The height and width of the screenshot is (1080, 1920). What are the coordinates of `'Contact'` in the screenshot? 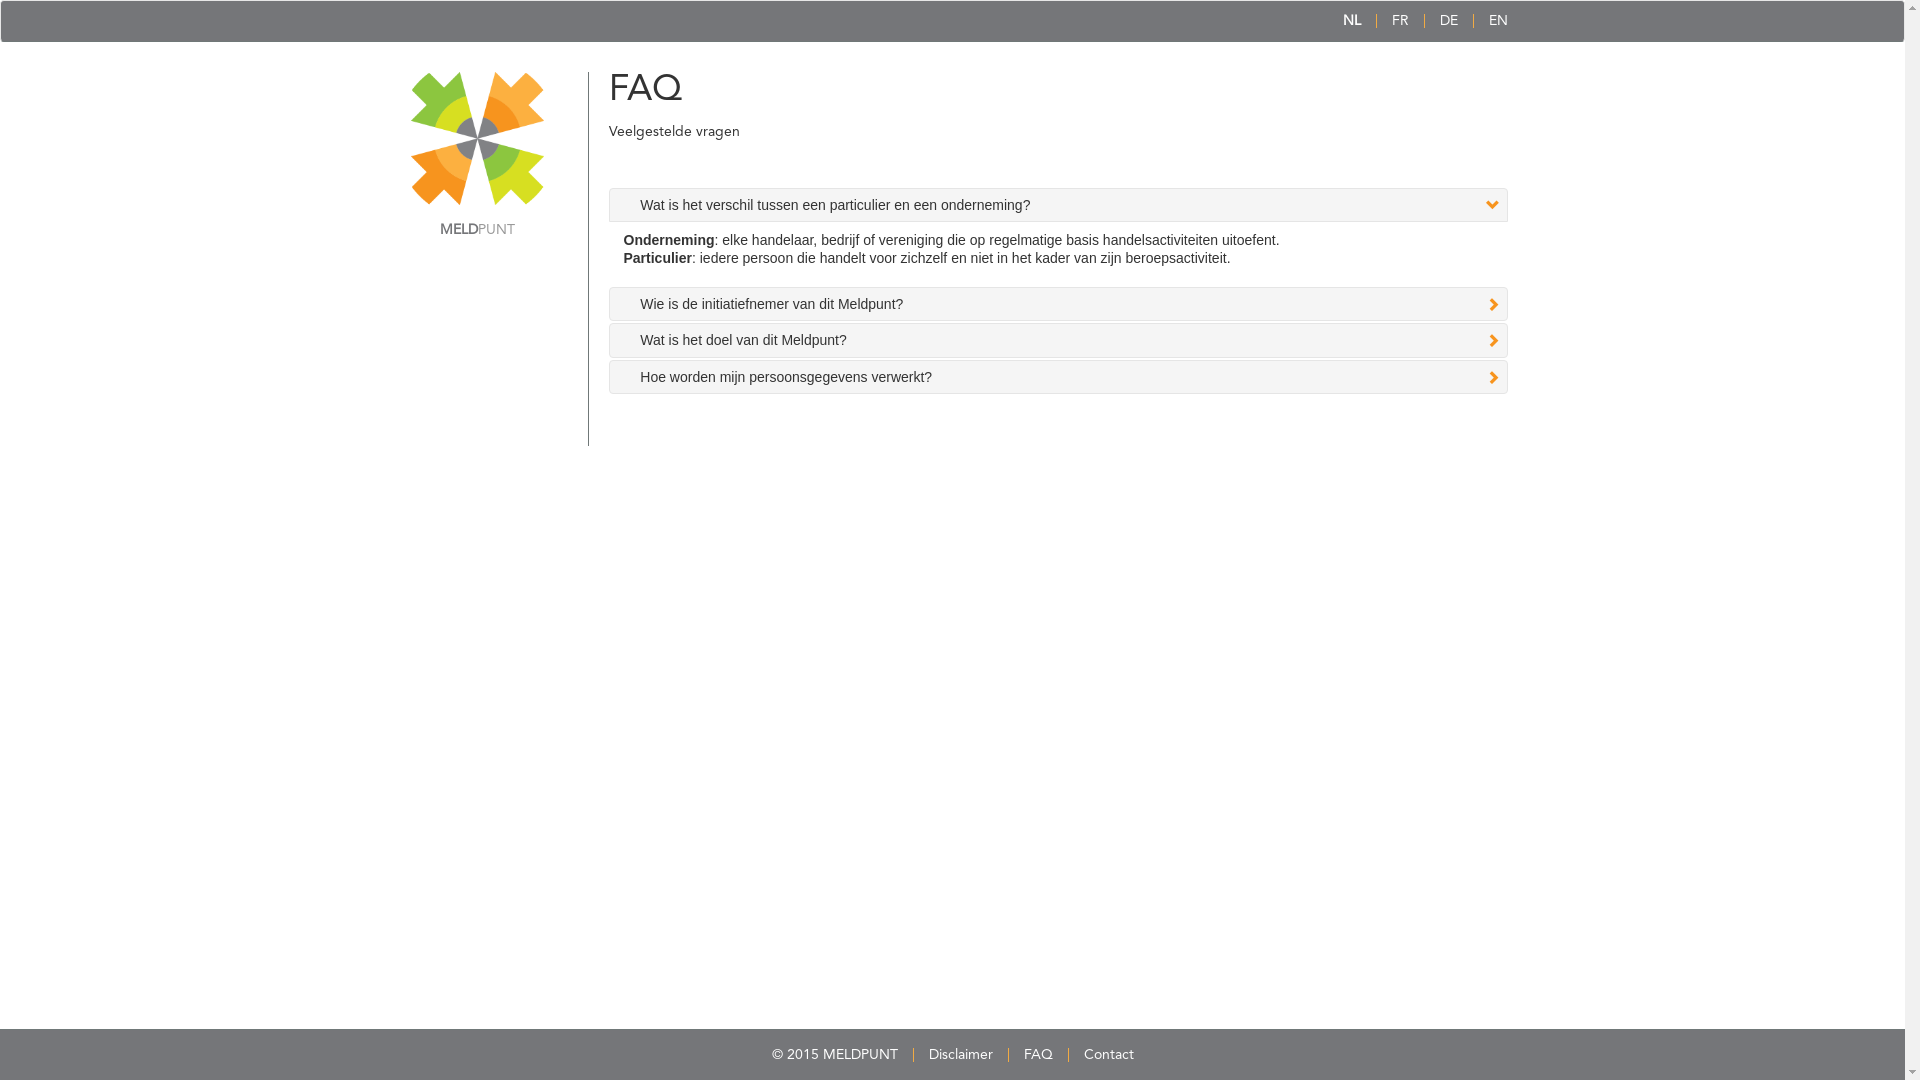 It's located at (1107, 1054).